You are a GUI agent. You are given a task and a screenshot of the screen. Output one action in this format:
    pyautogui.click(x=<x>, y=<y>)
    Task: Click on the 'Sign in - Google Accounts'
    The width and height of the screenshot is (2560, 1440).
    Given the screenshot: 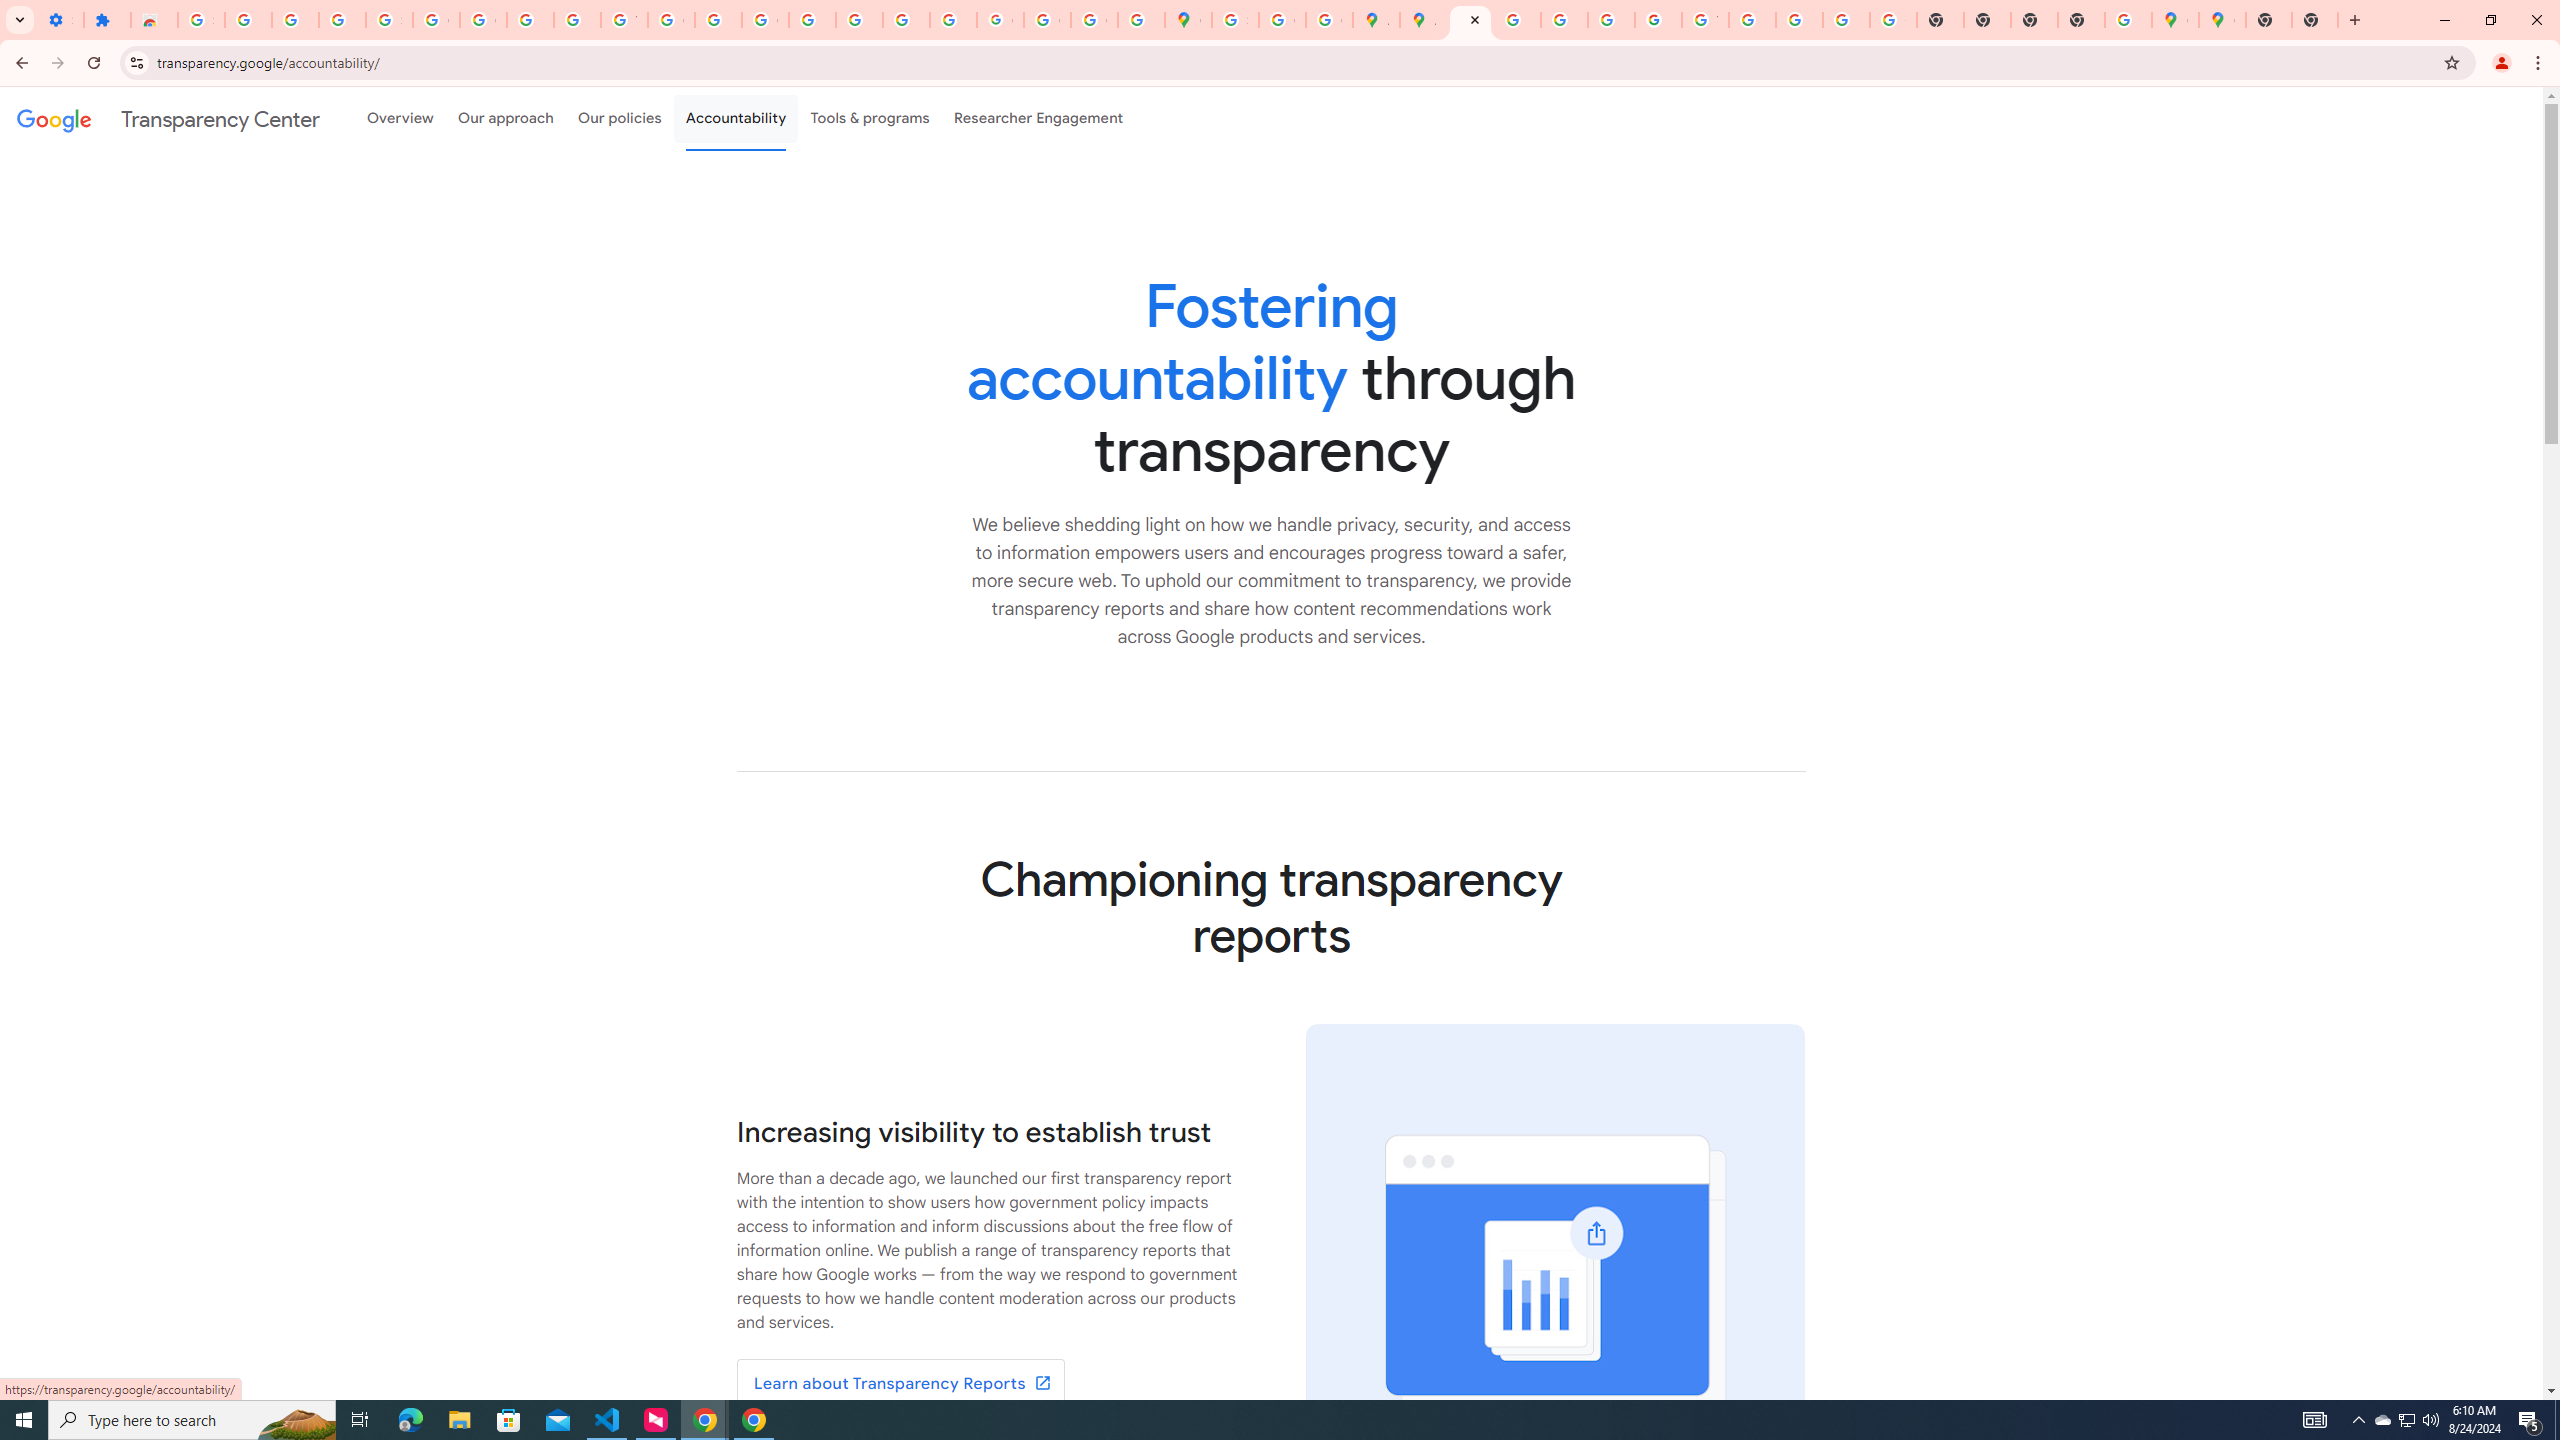 What is the action you would take?
    pyautogui.click(x=388, y=19)
    